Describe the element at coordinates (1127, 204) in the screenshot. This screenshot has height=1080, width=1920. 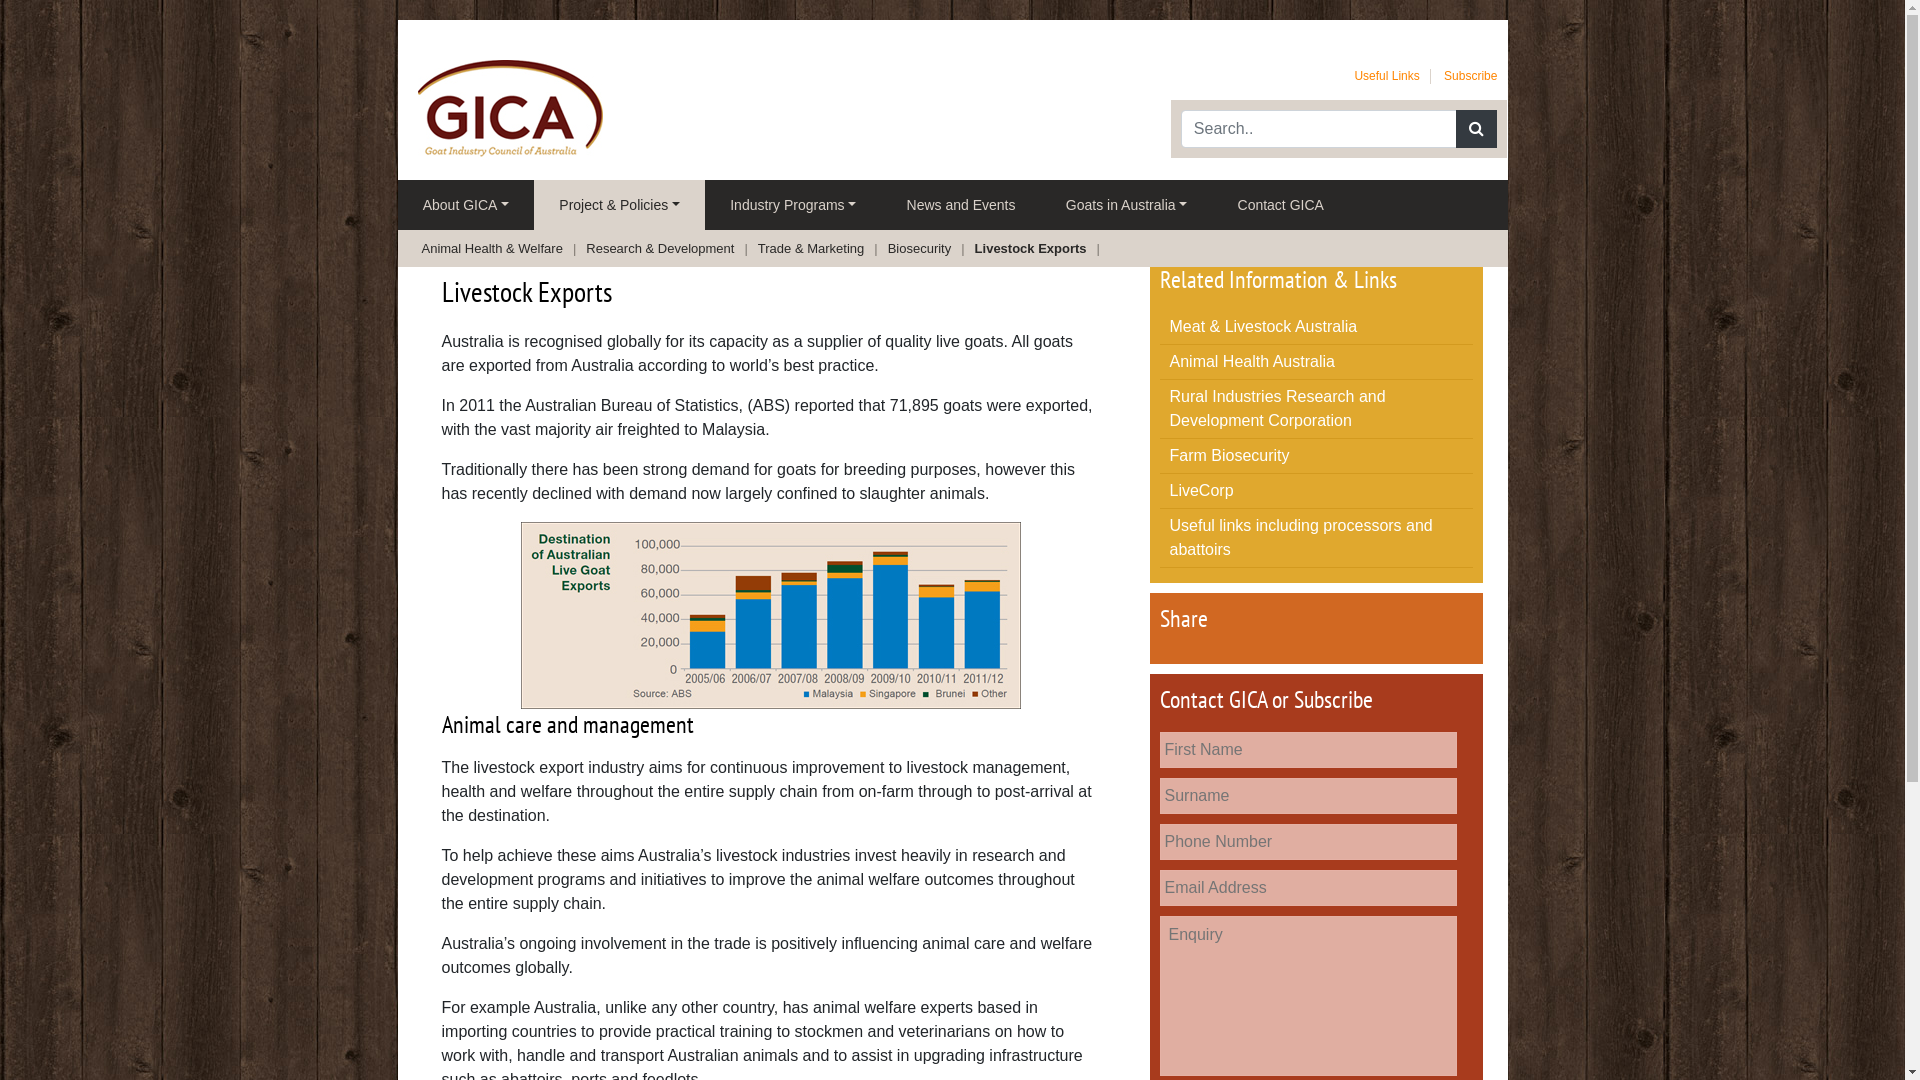
I see `'Goats in Australia'` at that location.